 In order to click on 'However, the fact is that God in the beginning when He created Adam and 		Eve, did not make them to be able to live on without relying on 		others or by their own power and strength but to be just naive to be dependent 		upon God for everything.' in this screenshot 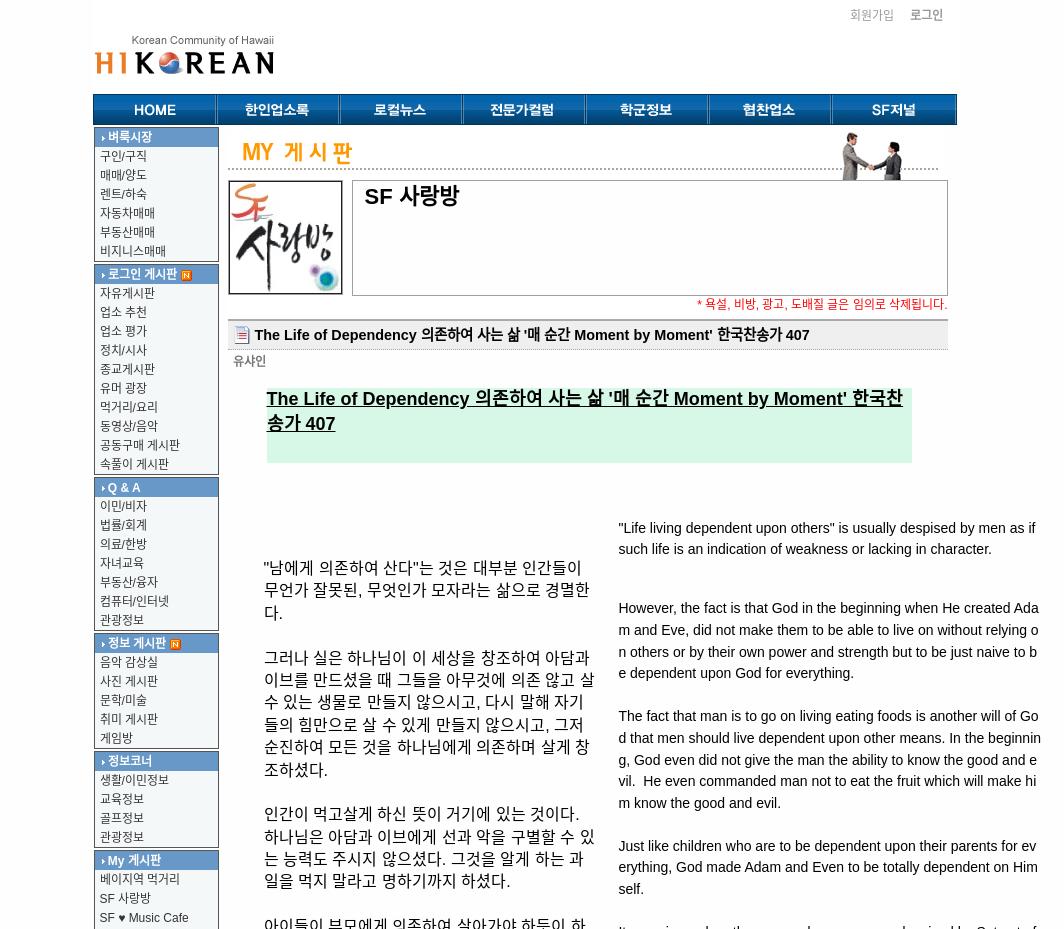, I will do `click(828, 639)`.